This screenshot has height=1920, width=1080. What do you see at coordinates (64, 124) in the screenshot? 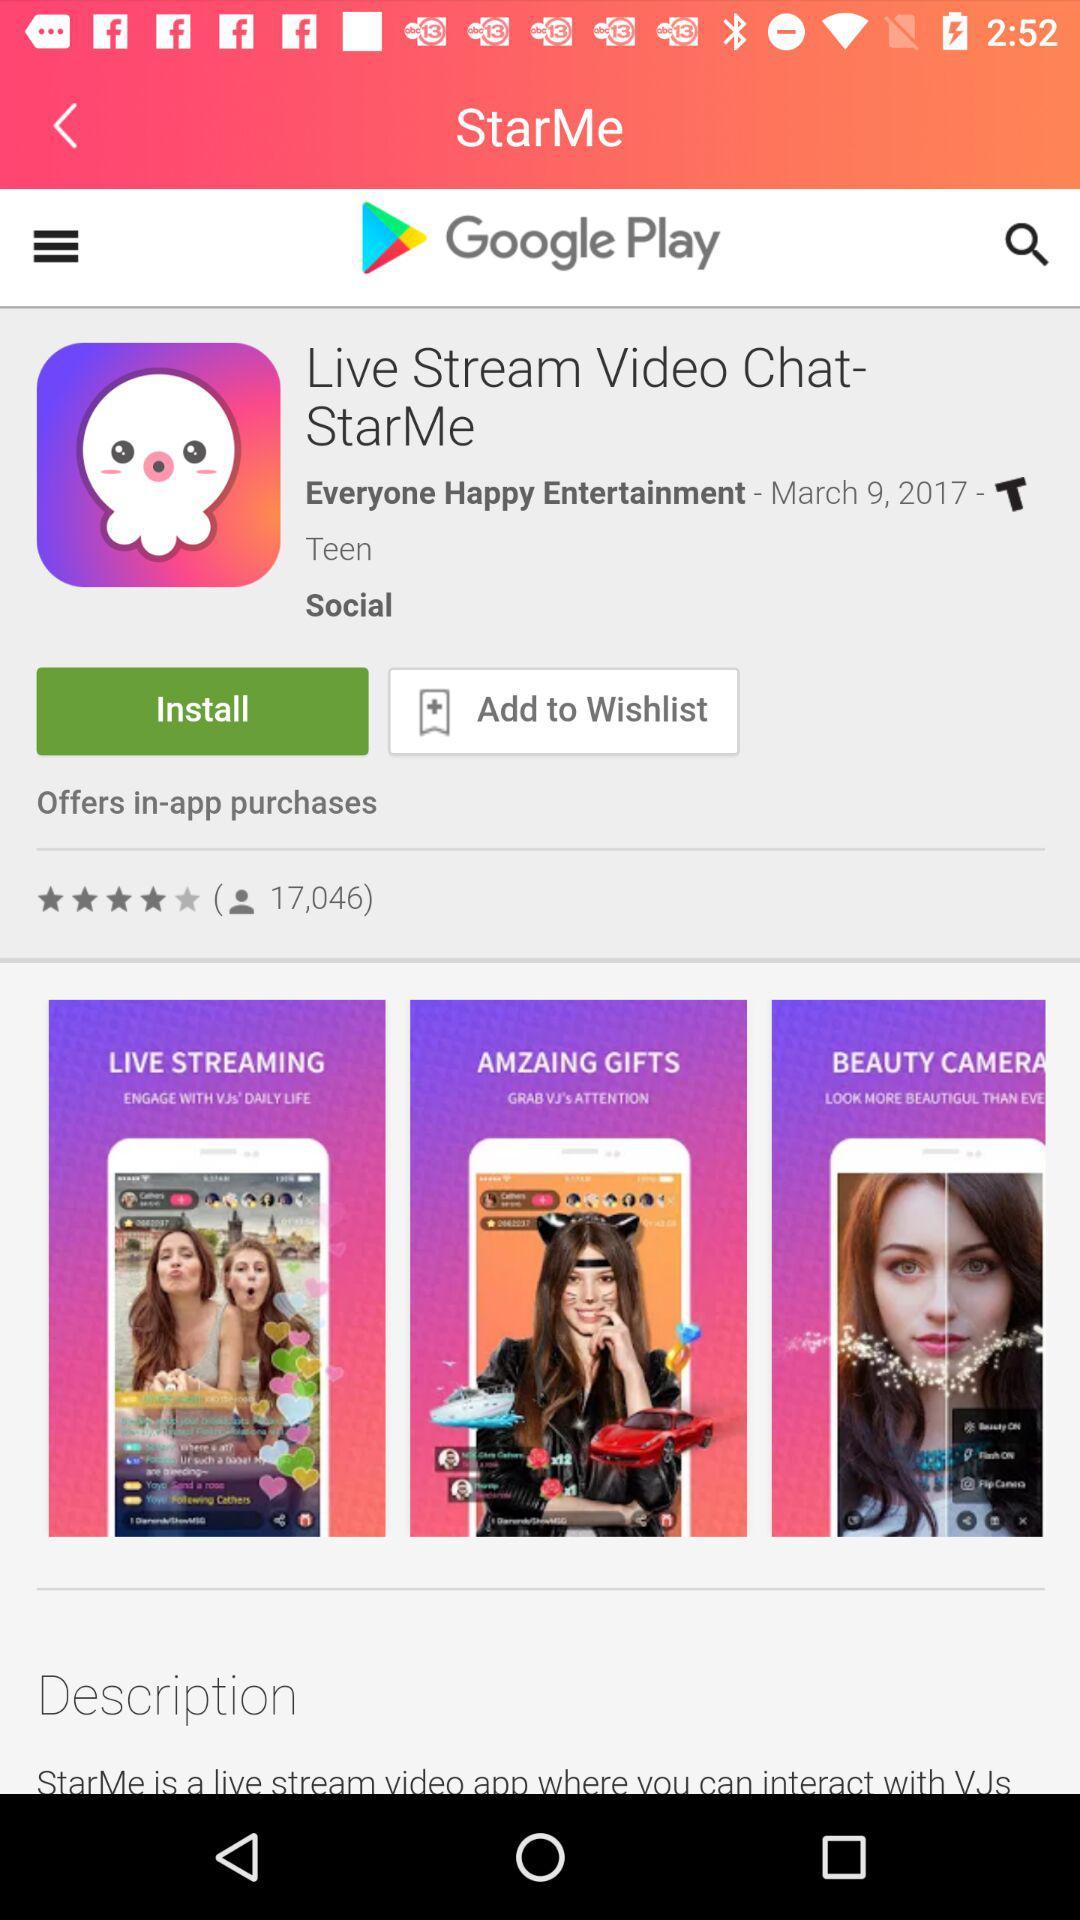
I see `the arrow_backward icon` at bounding box center [64, 124].